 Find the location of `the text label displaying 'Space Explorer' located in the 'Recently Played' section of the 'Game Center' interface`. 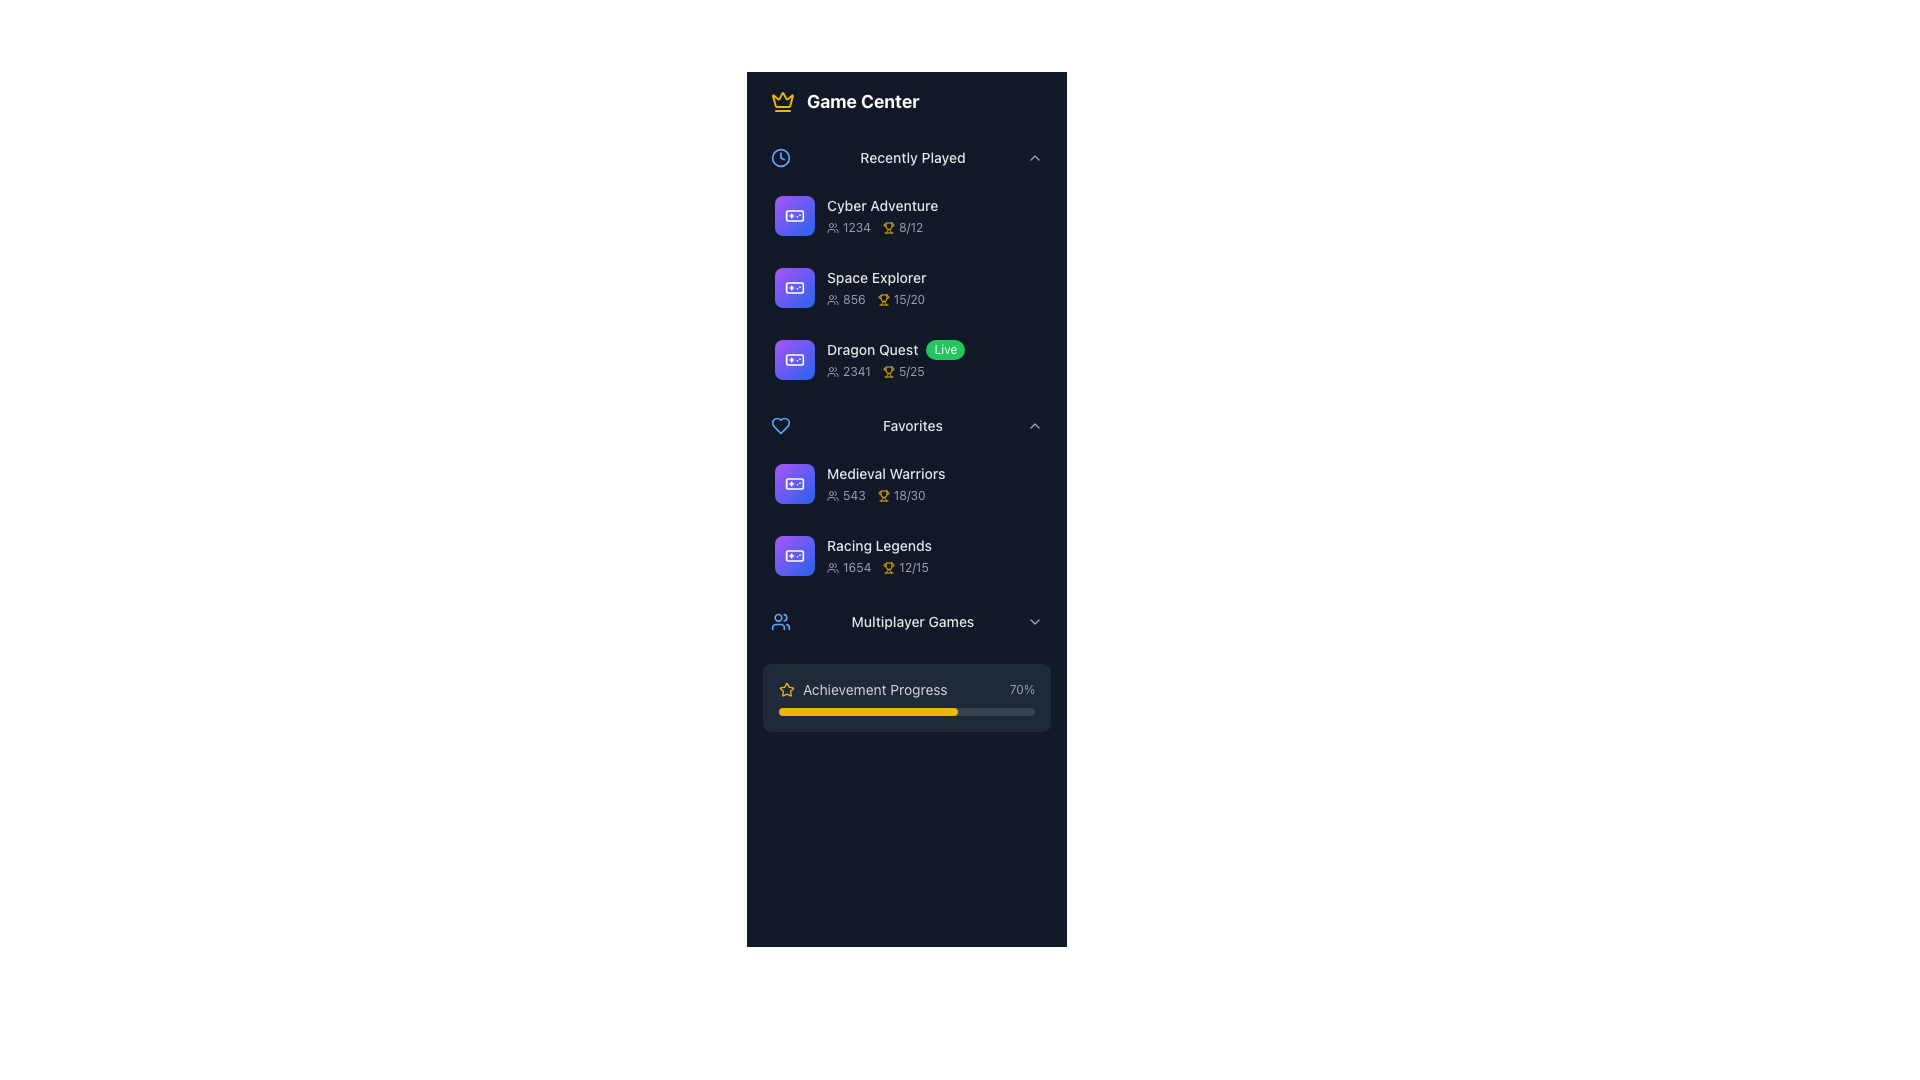

the text label displaying 'Space Explorer' located in the 'Recently Played' section of the 'Game Center' interface is located at coordinates (876, 277).